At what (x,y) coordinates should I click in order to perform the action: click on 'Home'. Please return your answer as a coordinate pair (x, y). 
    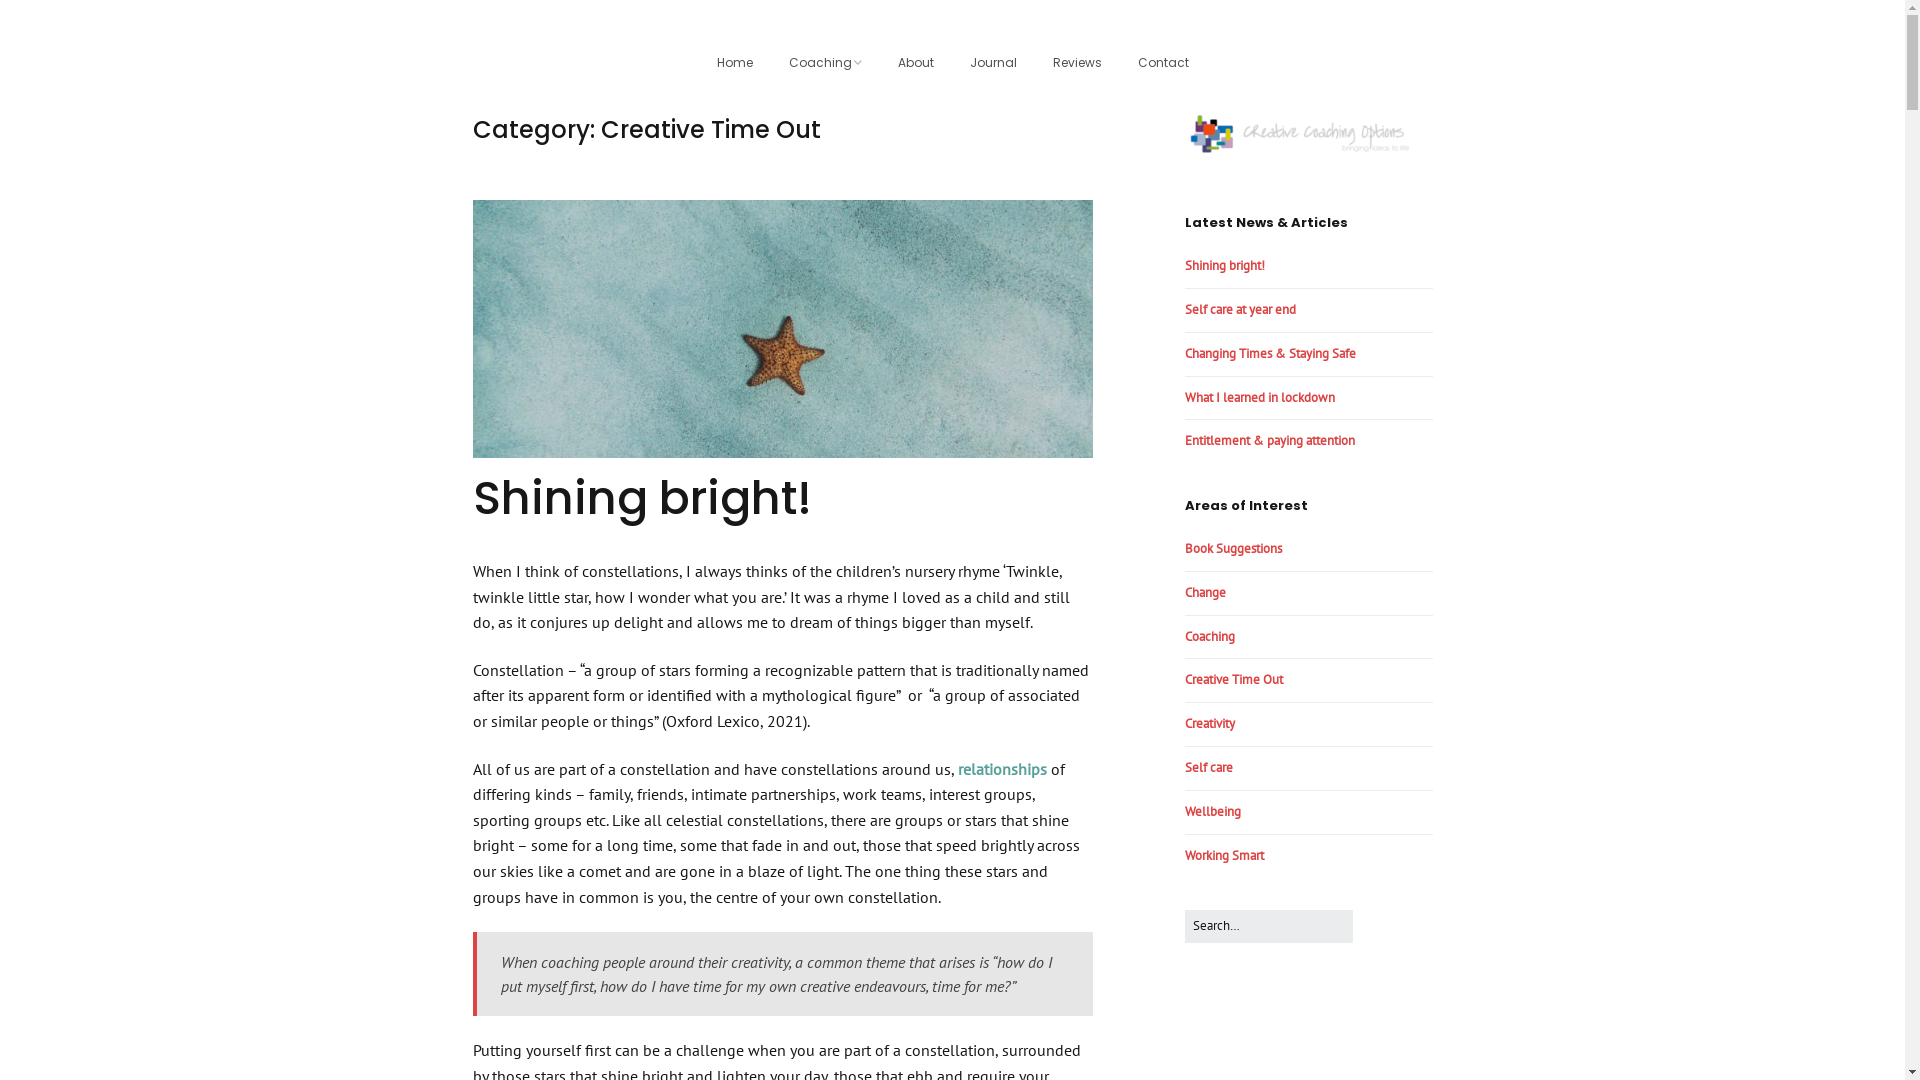
    Looking at the image, I should click on (733, 62).